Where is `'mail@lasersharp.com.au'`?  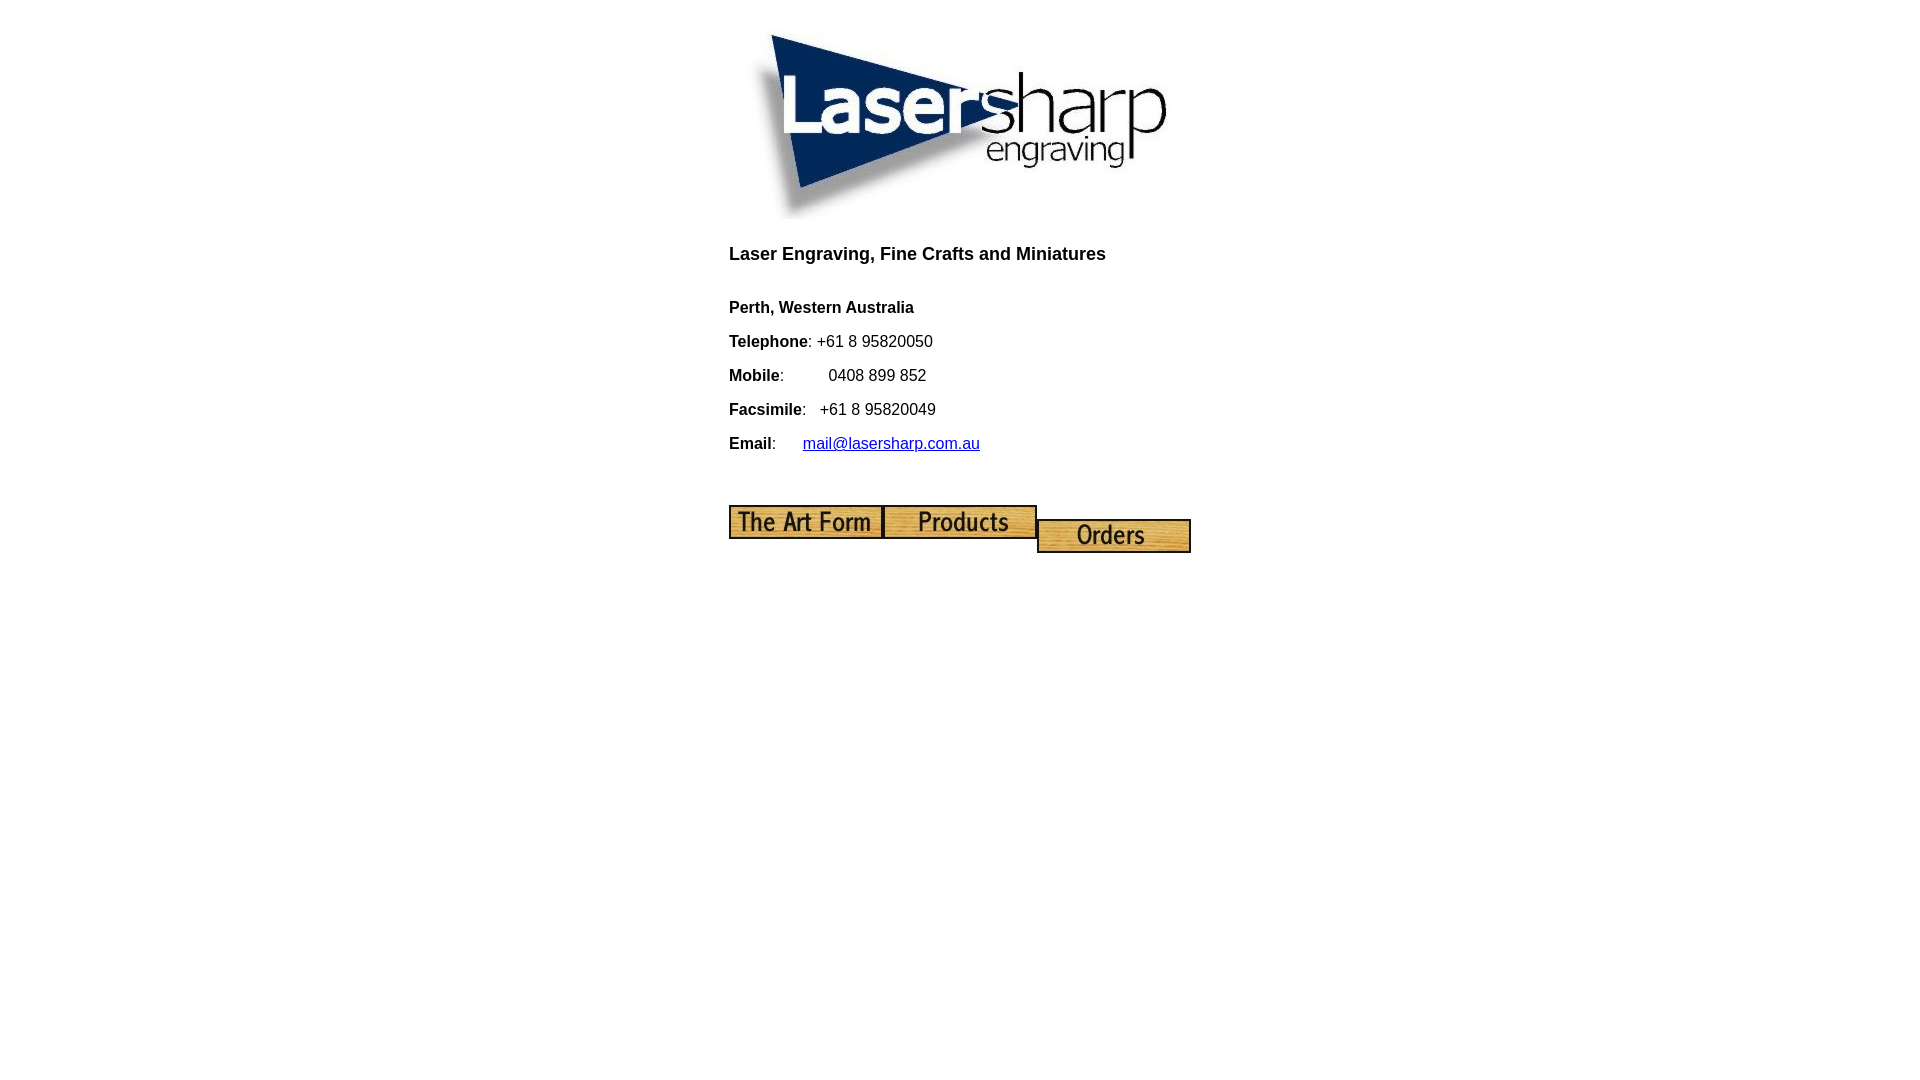
'mail@lasersharp.com.au' is located at coordinates (802, 442).